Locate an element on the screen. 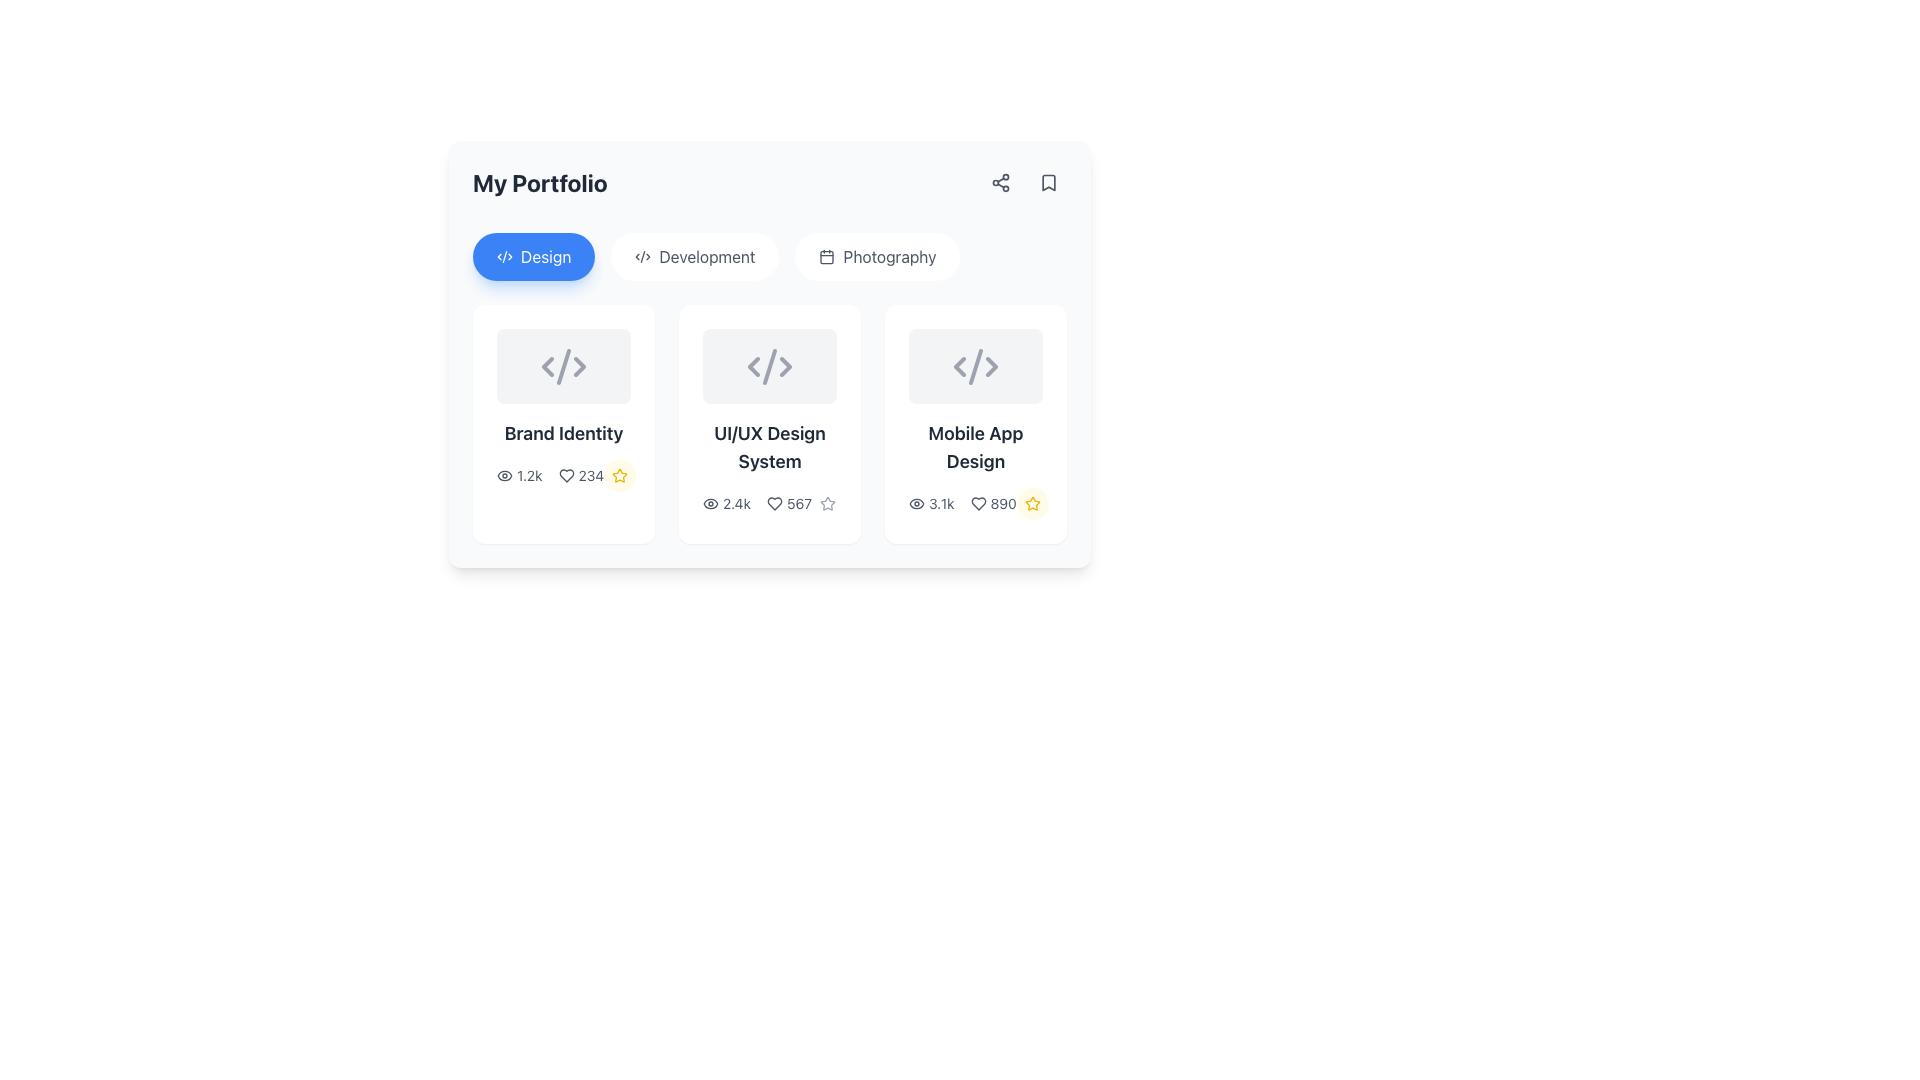  the eye icon in the Text and icon group displaying '2.4k' count, located near the bottom of the 'UI/UX Design System' card is located at coordinates (756, 503).